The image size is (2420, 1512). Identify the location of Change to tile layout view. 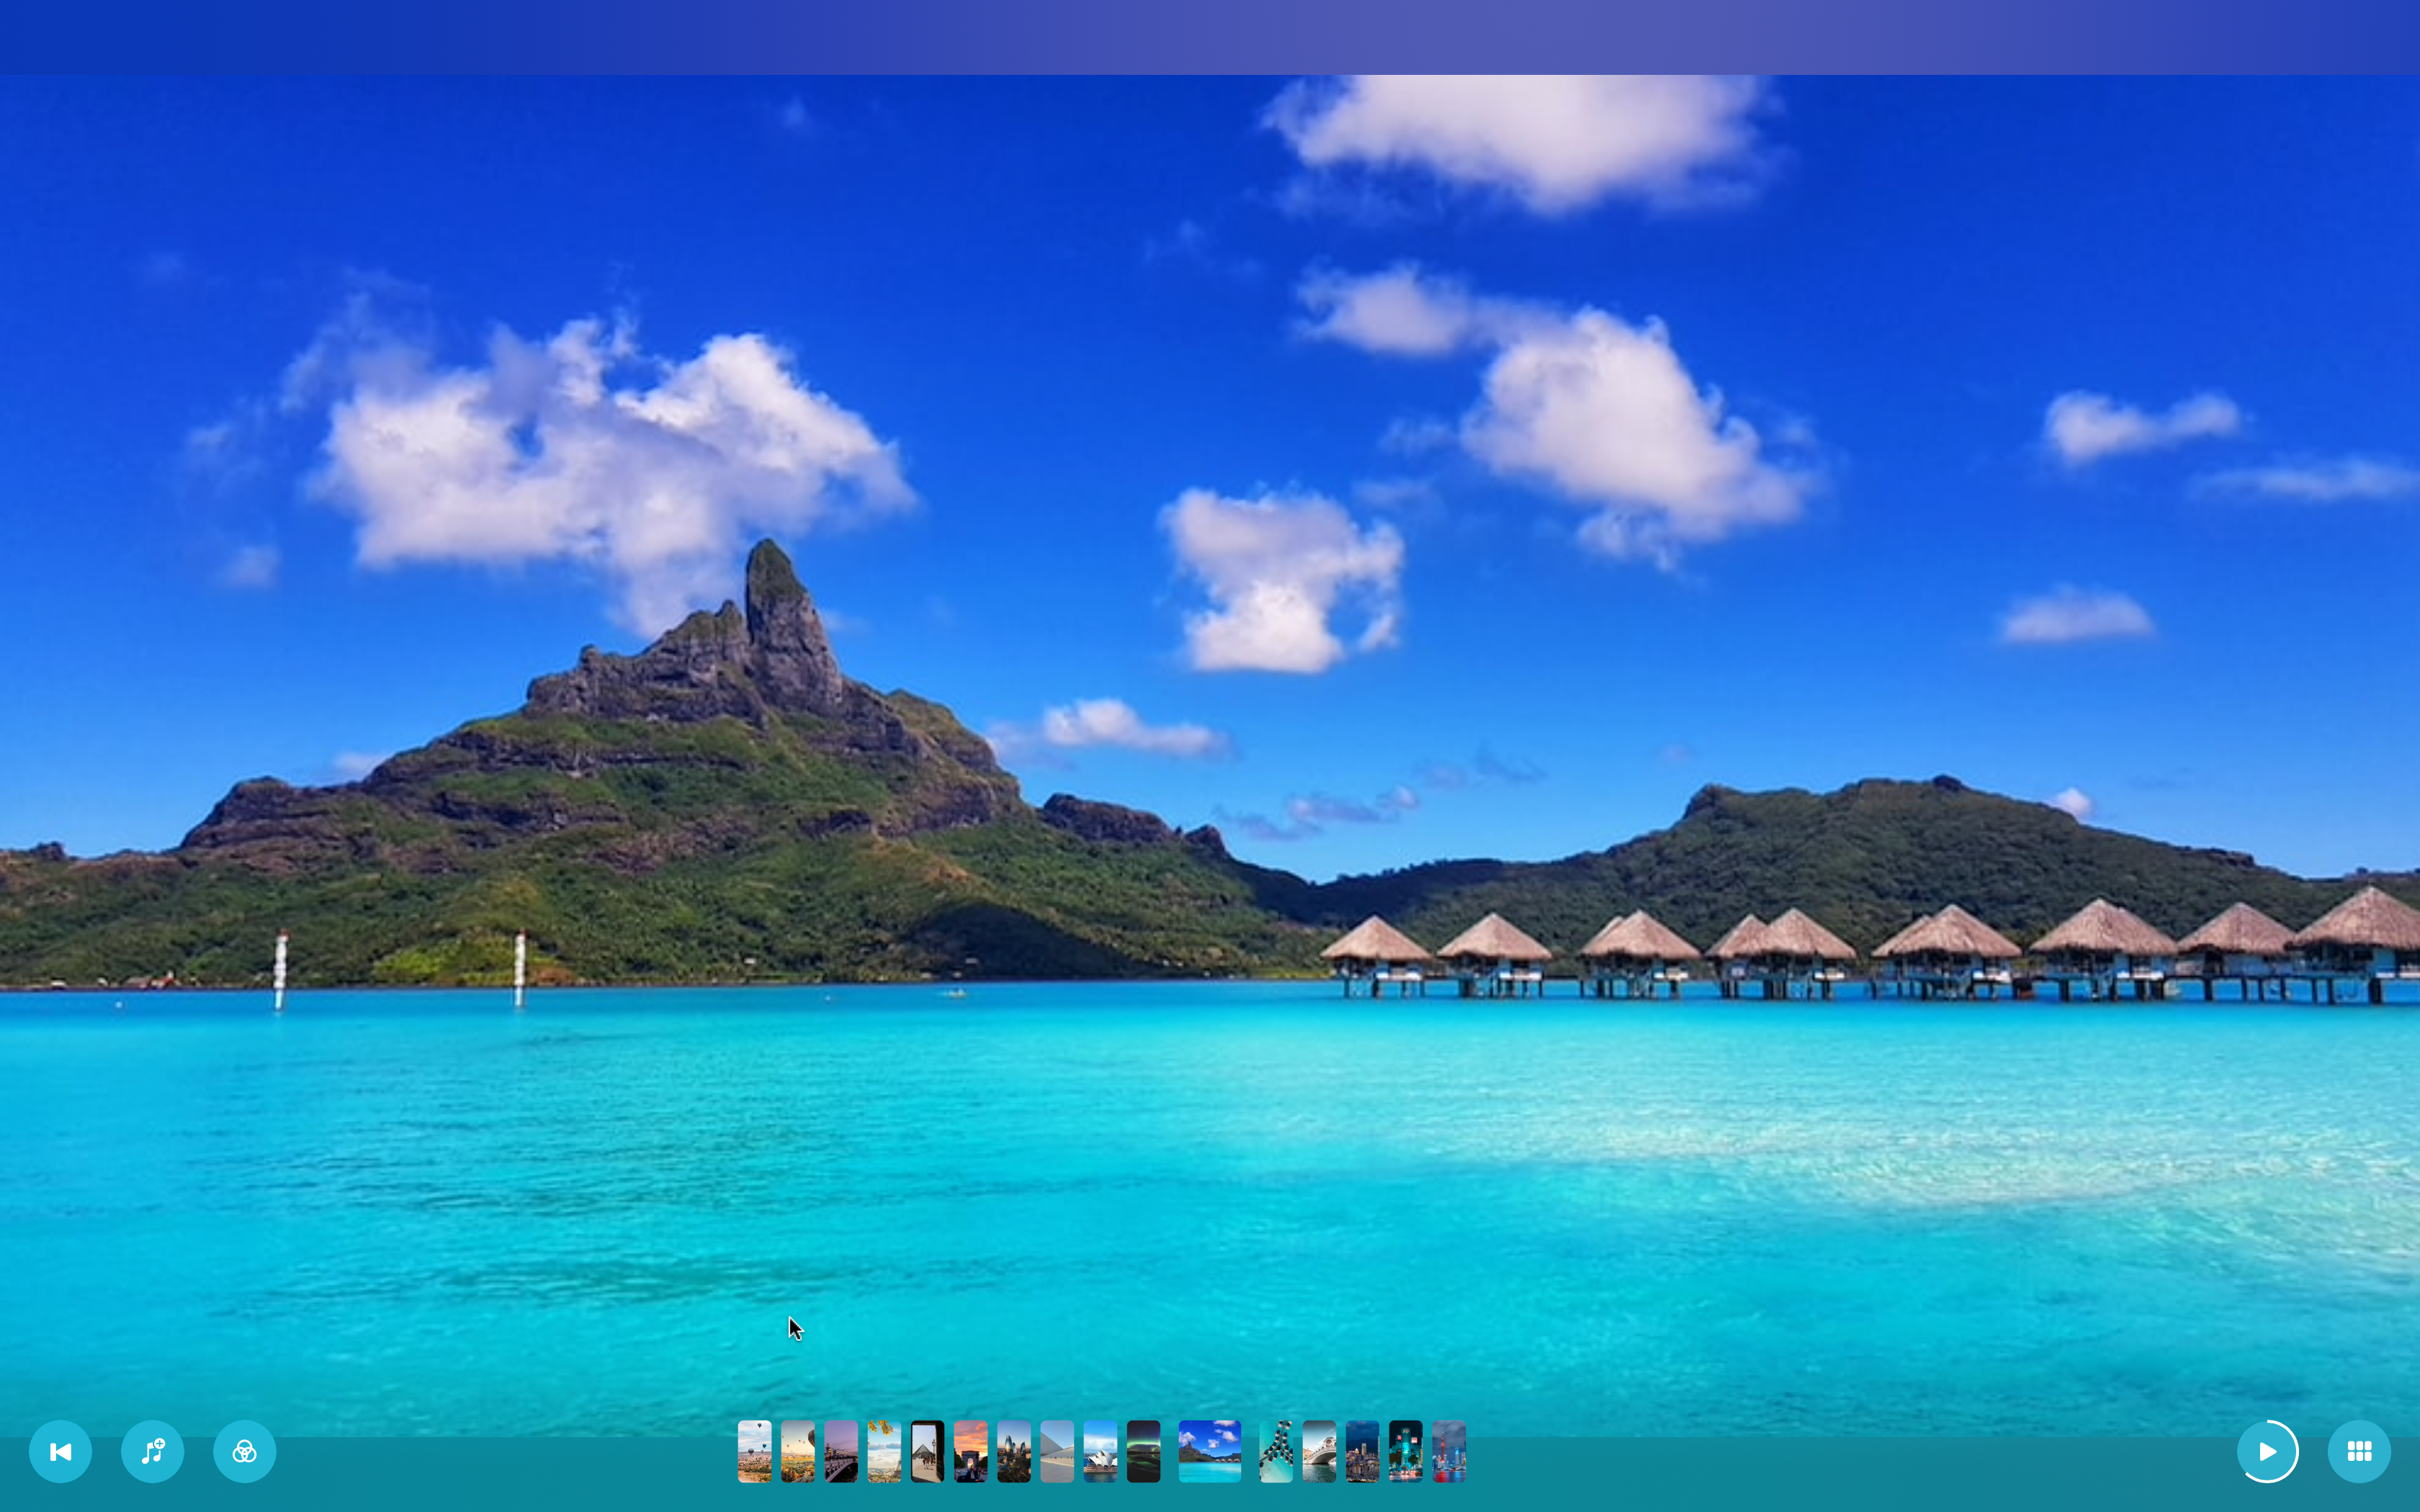
(2359, 1452).